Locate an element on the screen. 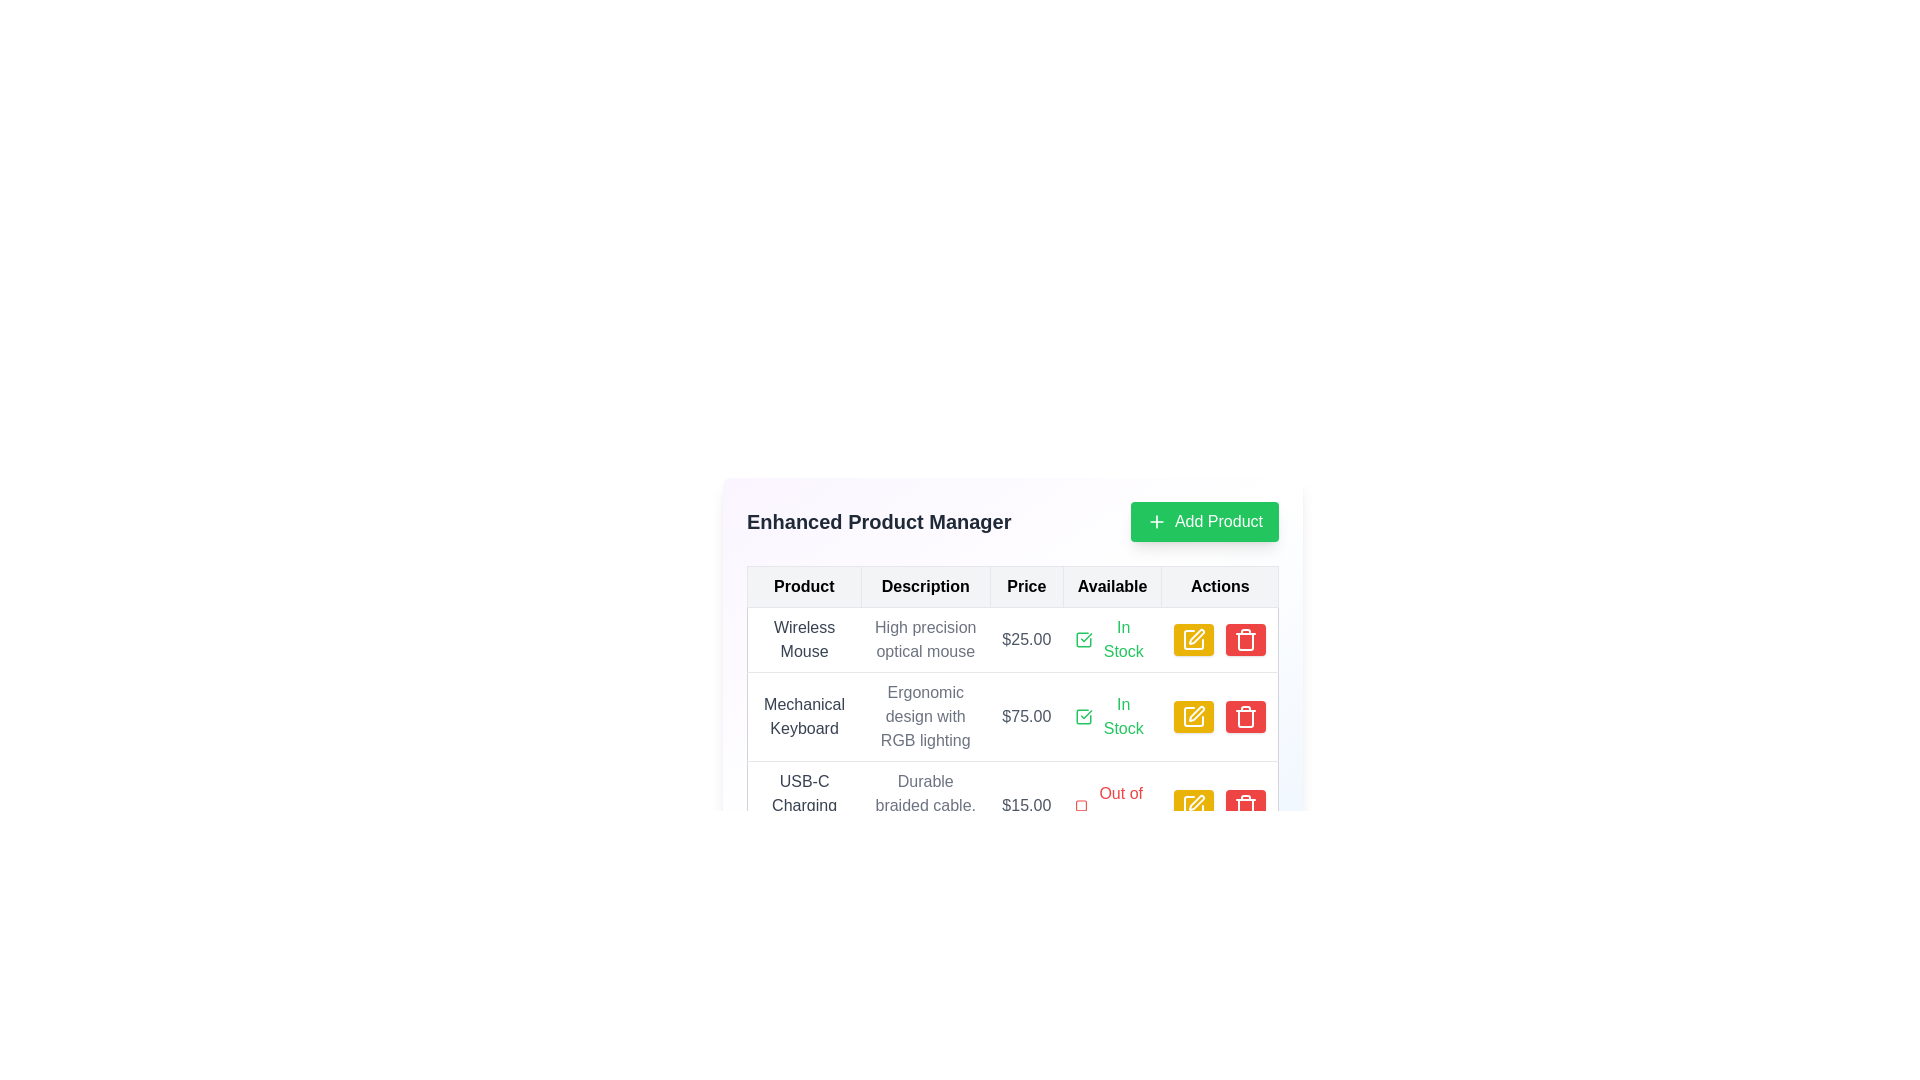 The height and width of the screenshot is (1080, 1920). the left button in the Button group for the 'Mechanical Keyboard' product to initiate an edit action is located at coordinates (1218, 716).